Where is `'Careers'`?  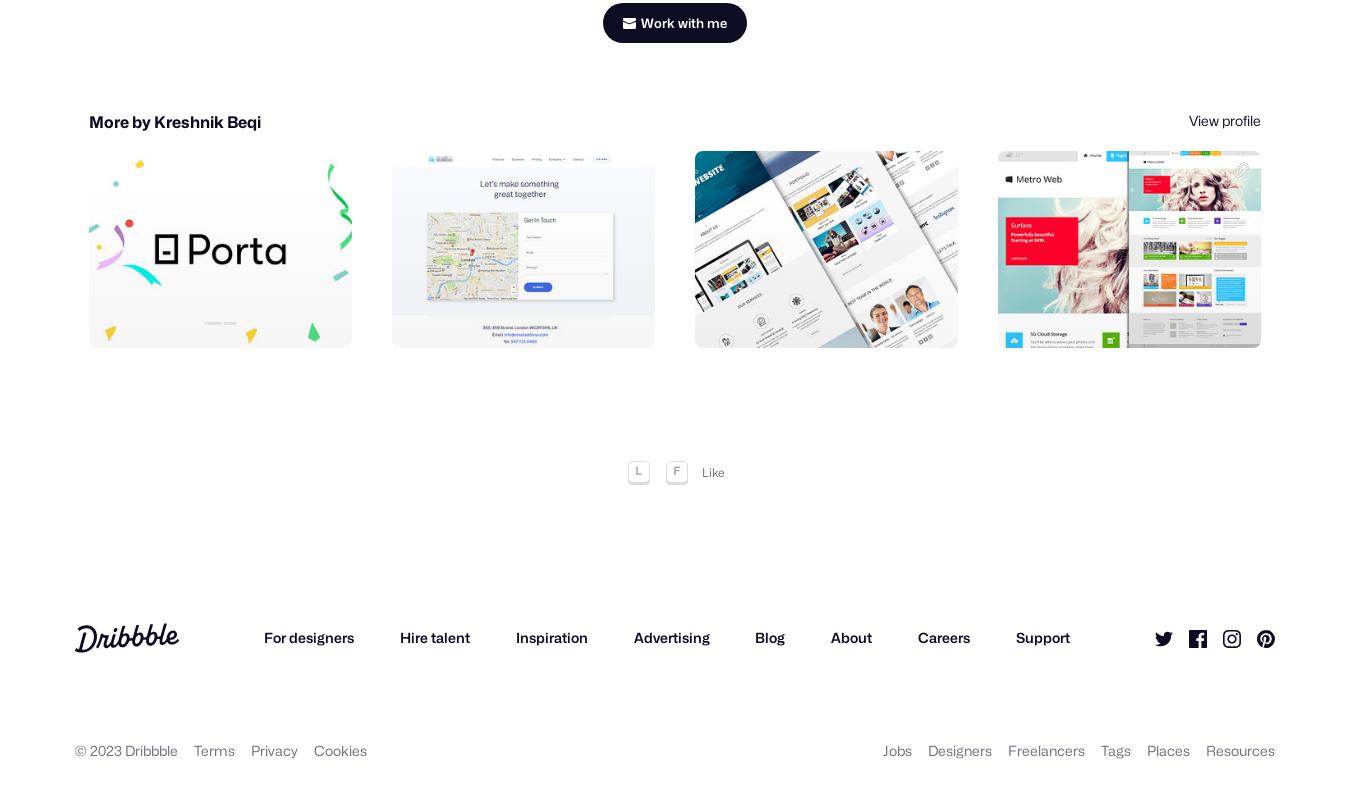
'Careers' is located at coordinates (917, 643).